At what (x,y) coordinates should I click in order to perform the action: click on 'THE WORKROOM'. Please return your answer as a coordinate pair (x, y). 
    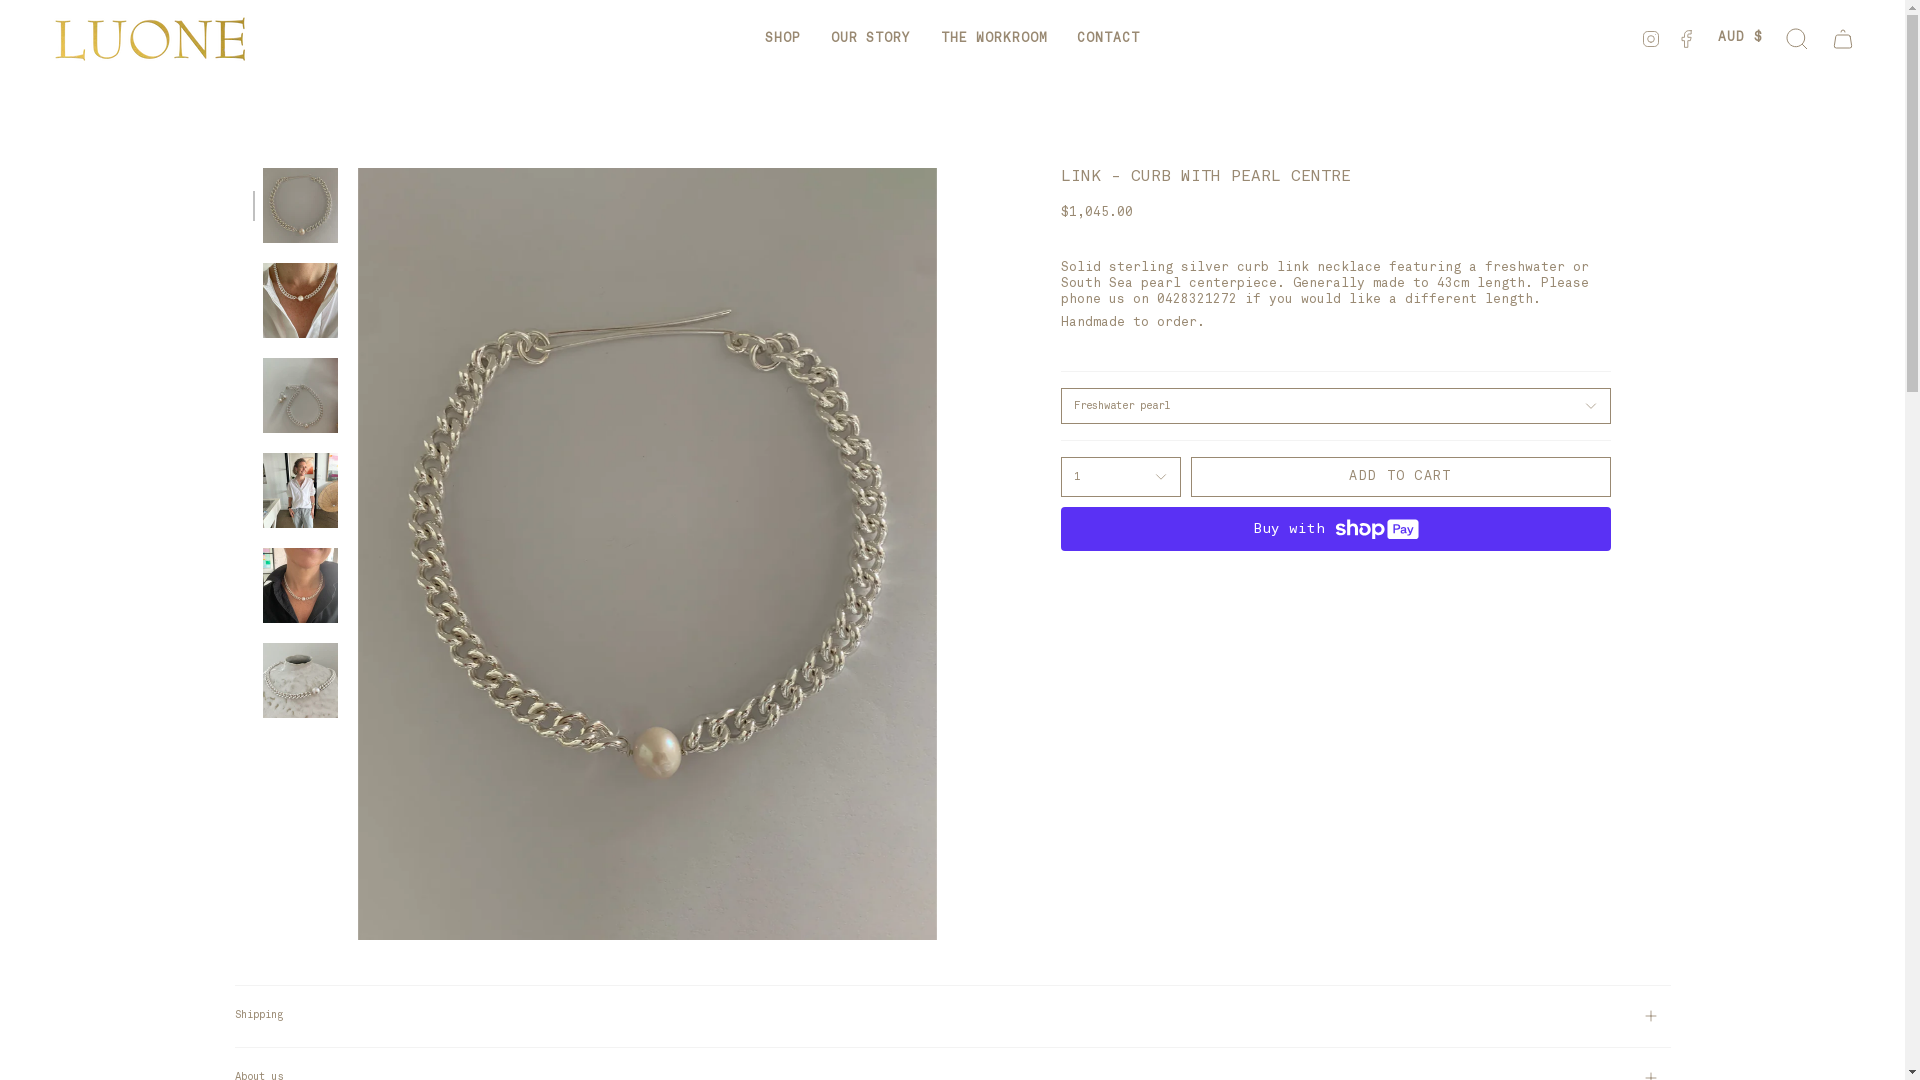
    Looking at the image, I should click on (925, 38).